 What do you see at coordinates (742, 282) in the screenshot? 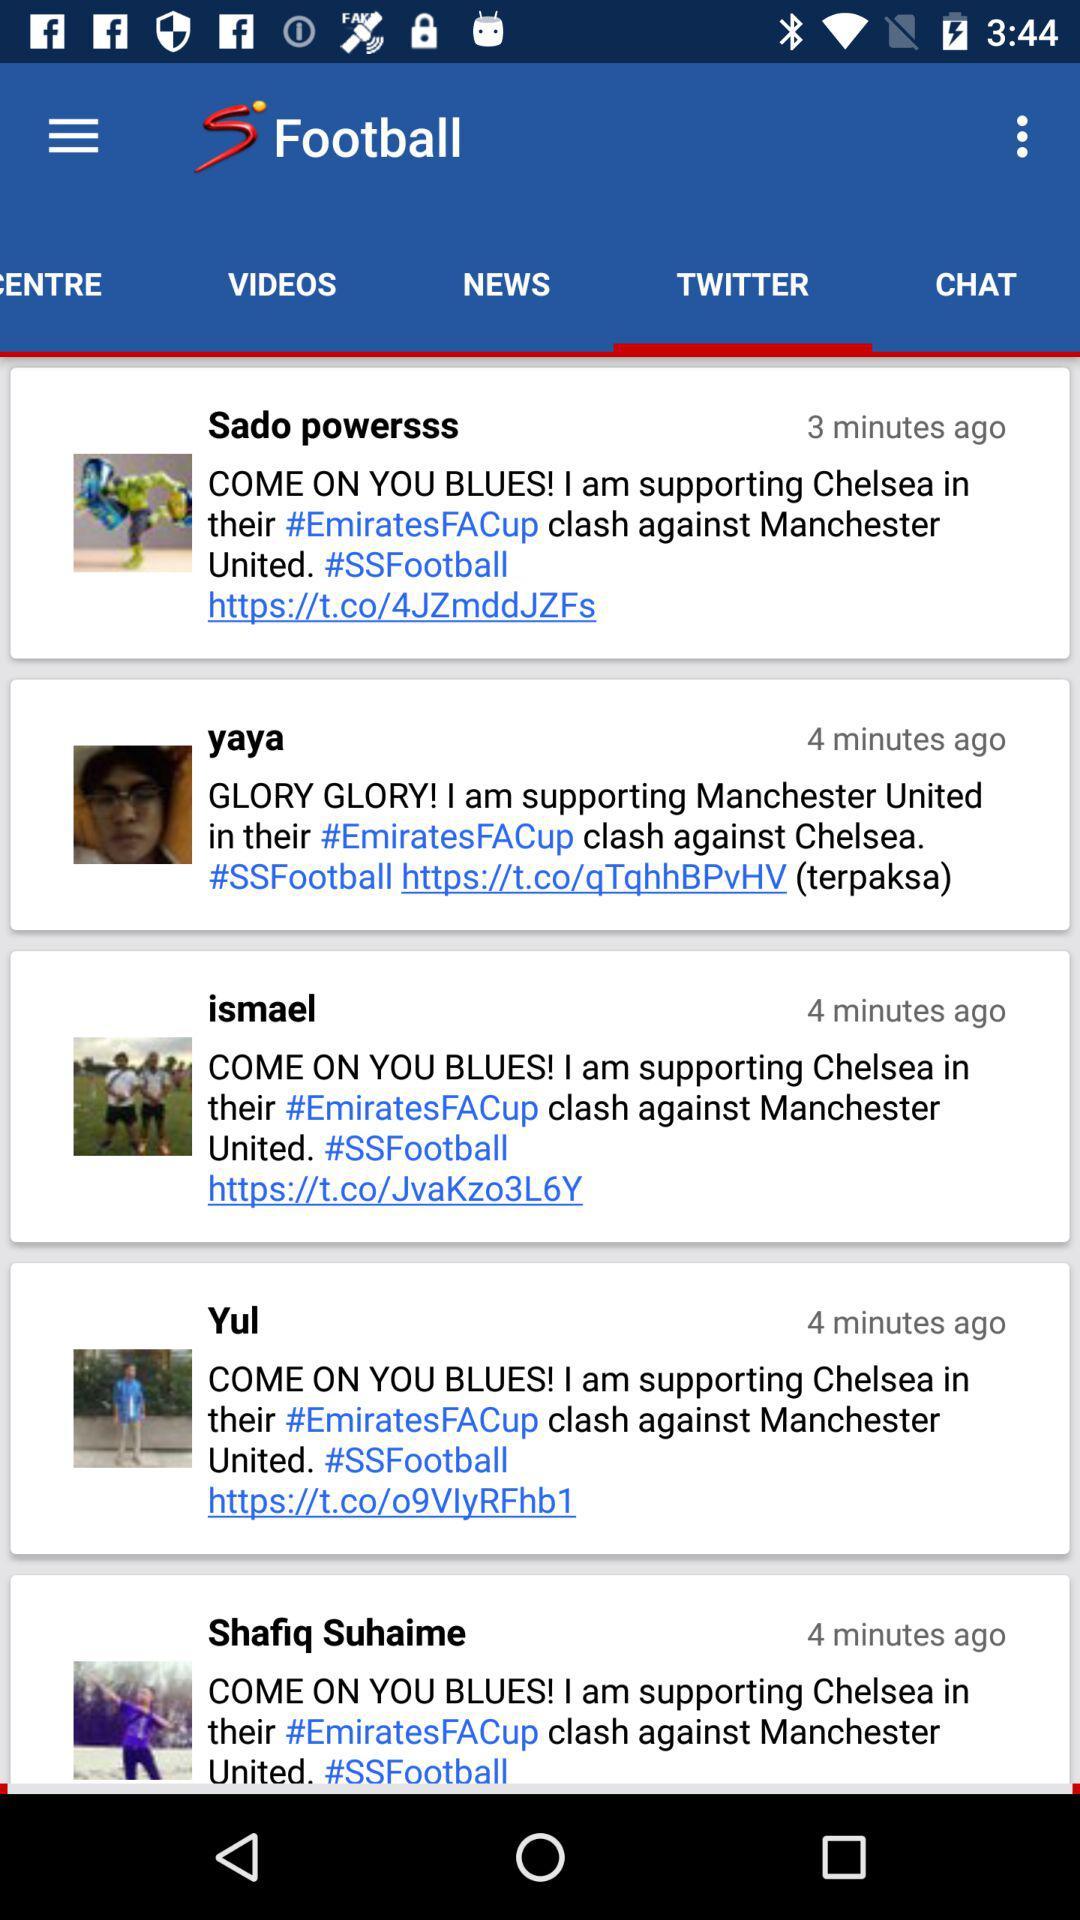
I see `app to the right of news` at bounding box center [742, 282].